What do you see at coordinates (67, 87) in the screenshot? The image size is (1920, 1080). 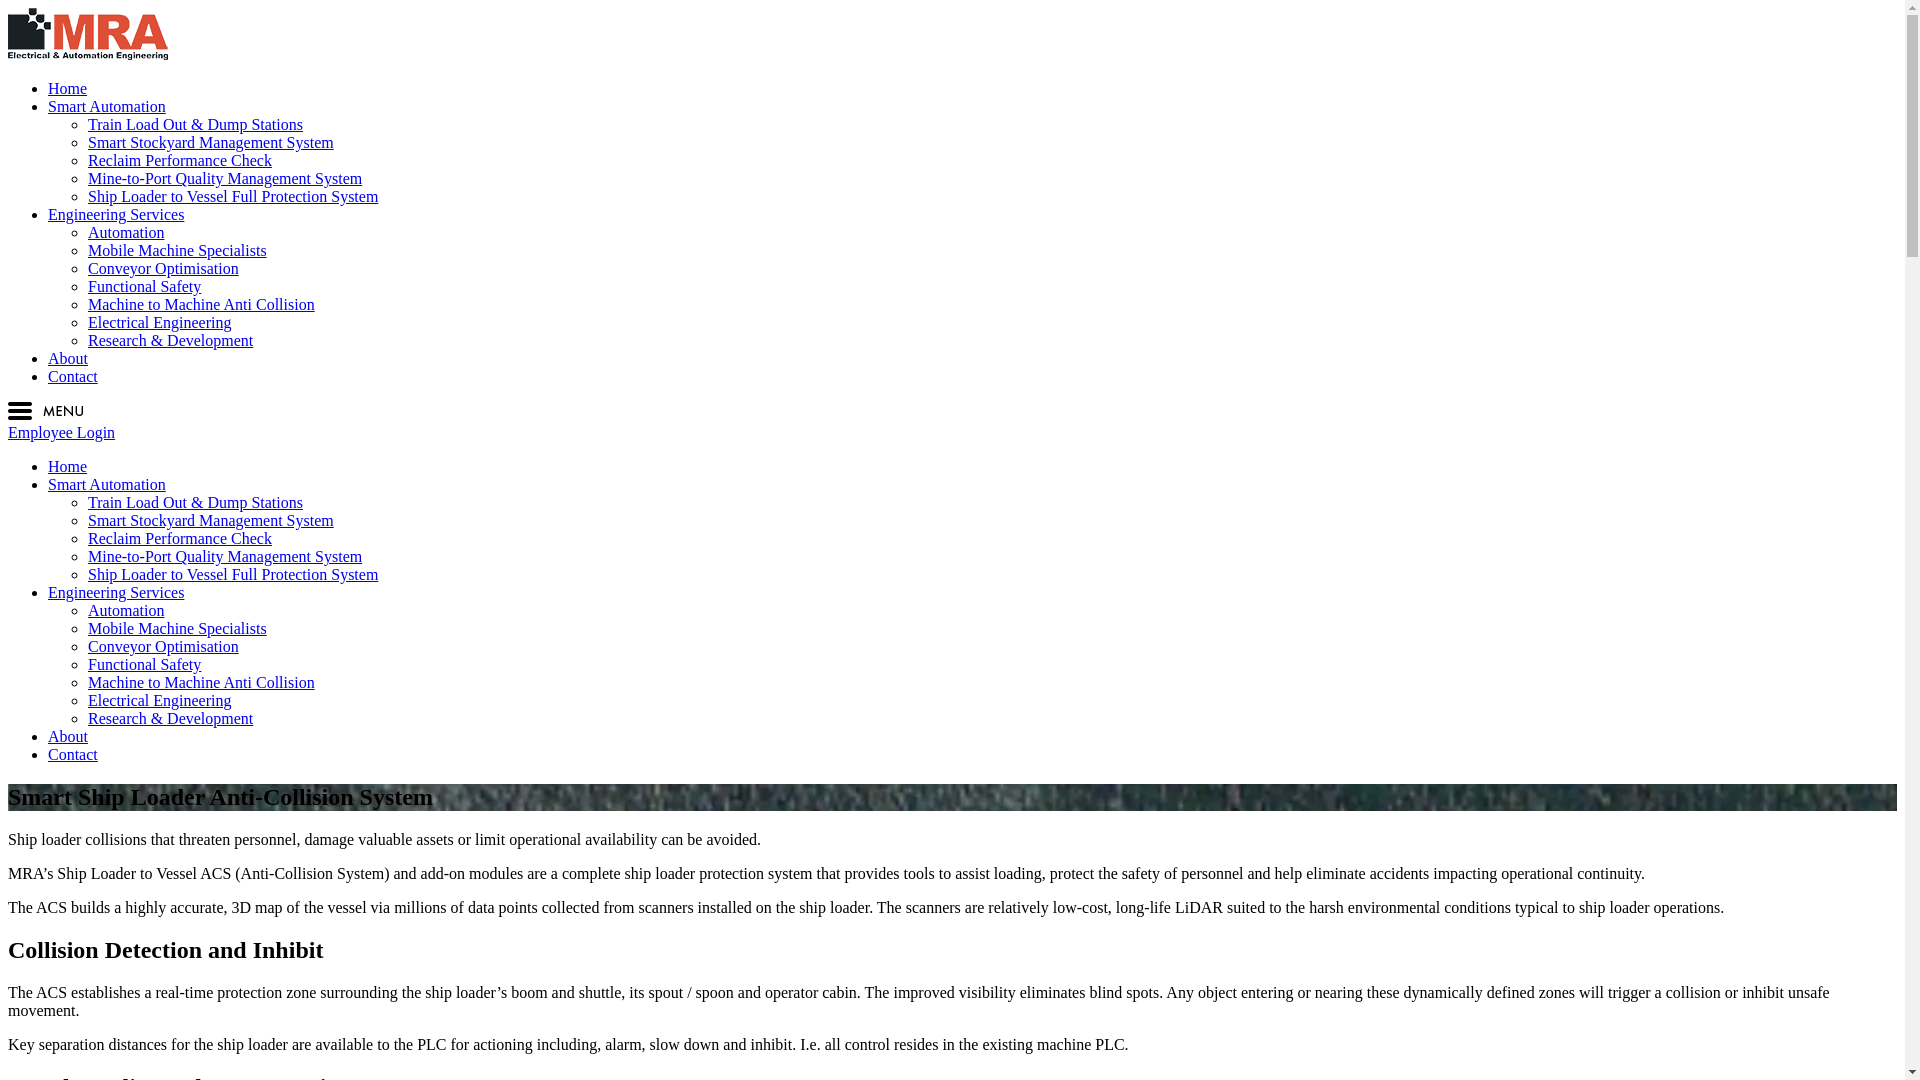 I see `'Home'` at bounding box center [67, 87].